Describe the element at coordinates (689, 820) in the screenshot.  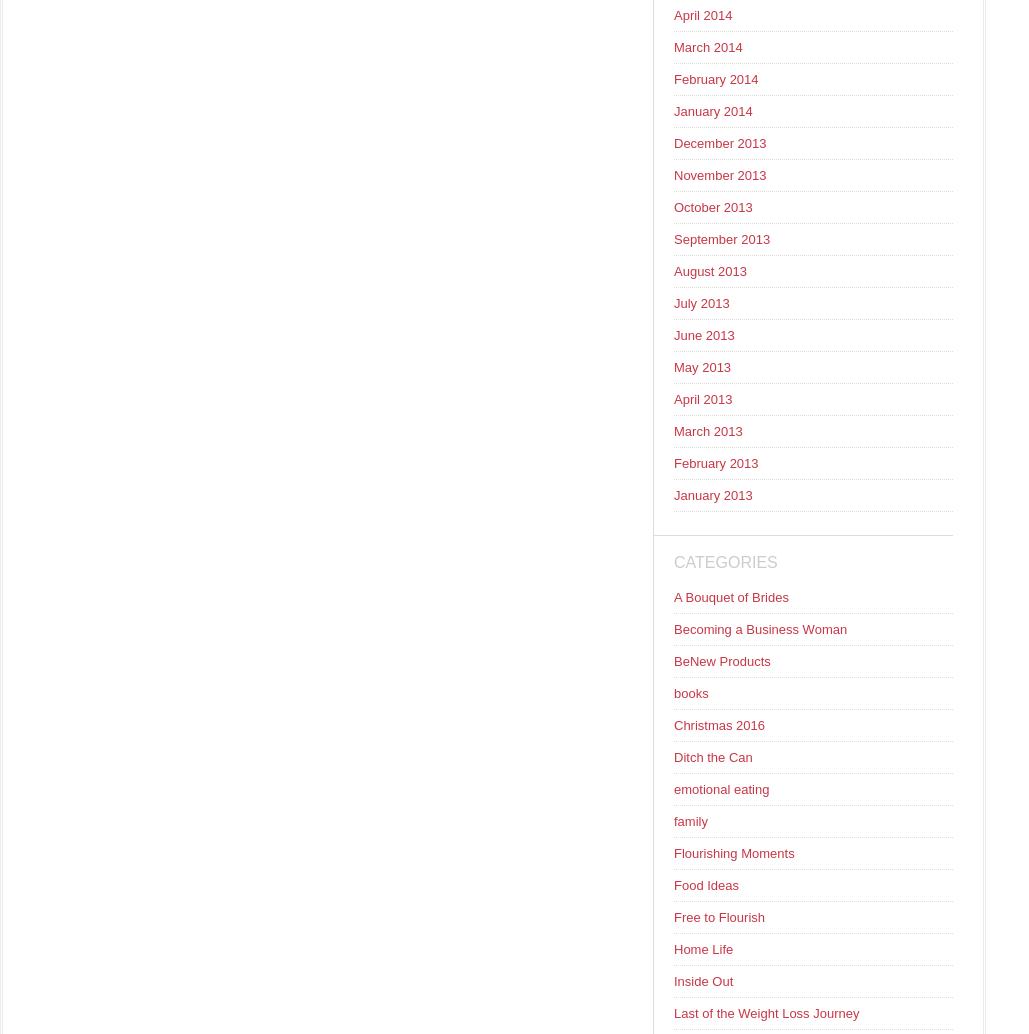
I see `'family'` at that location.